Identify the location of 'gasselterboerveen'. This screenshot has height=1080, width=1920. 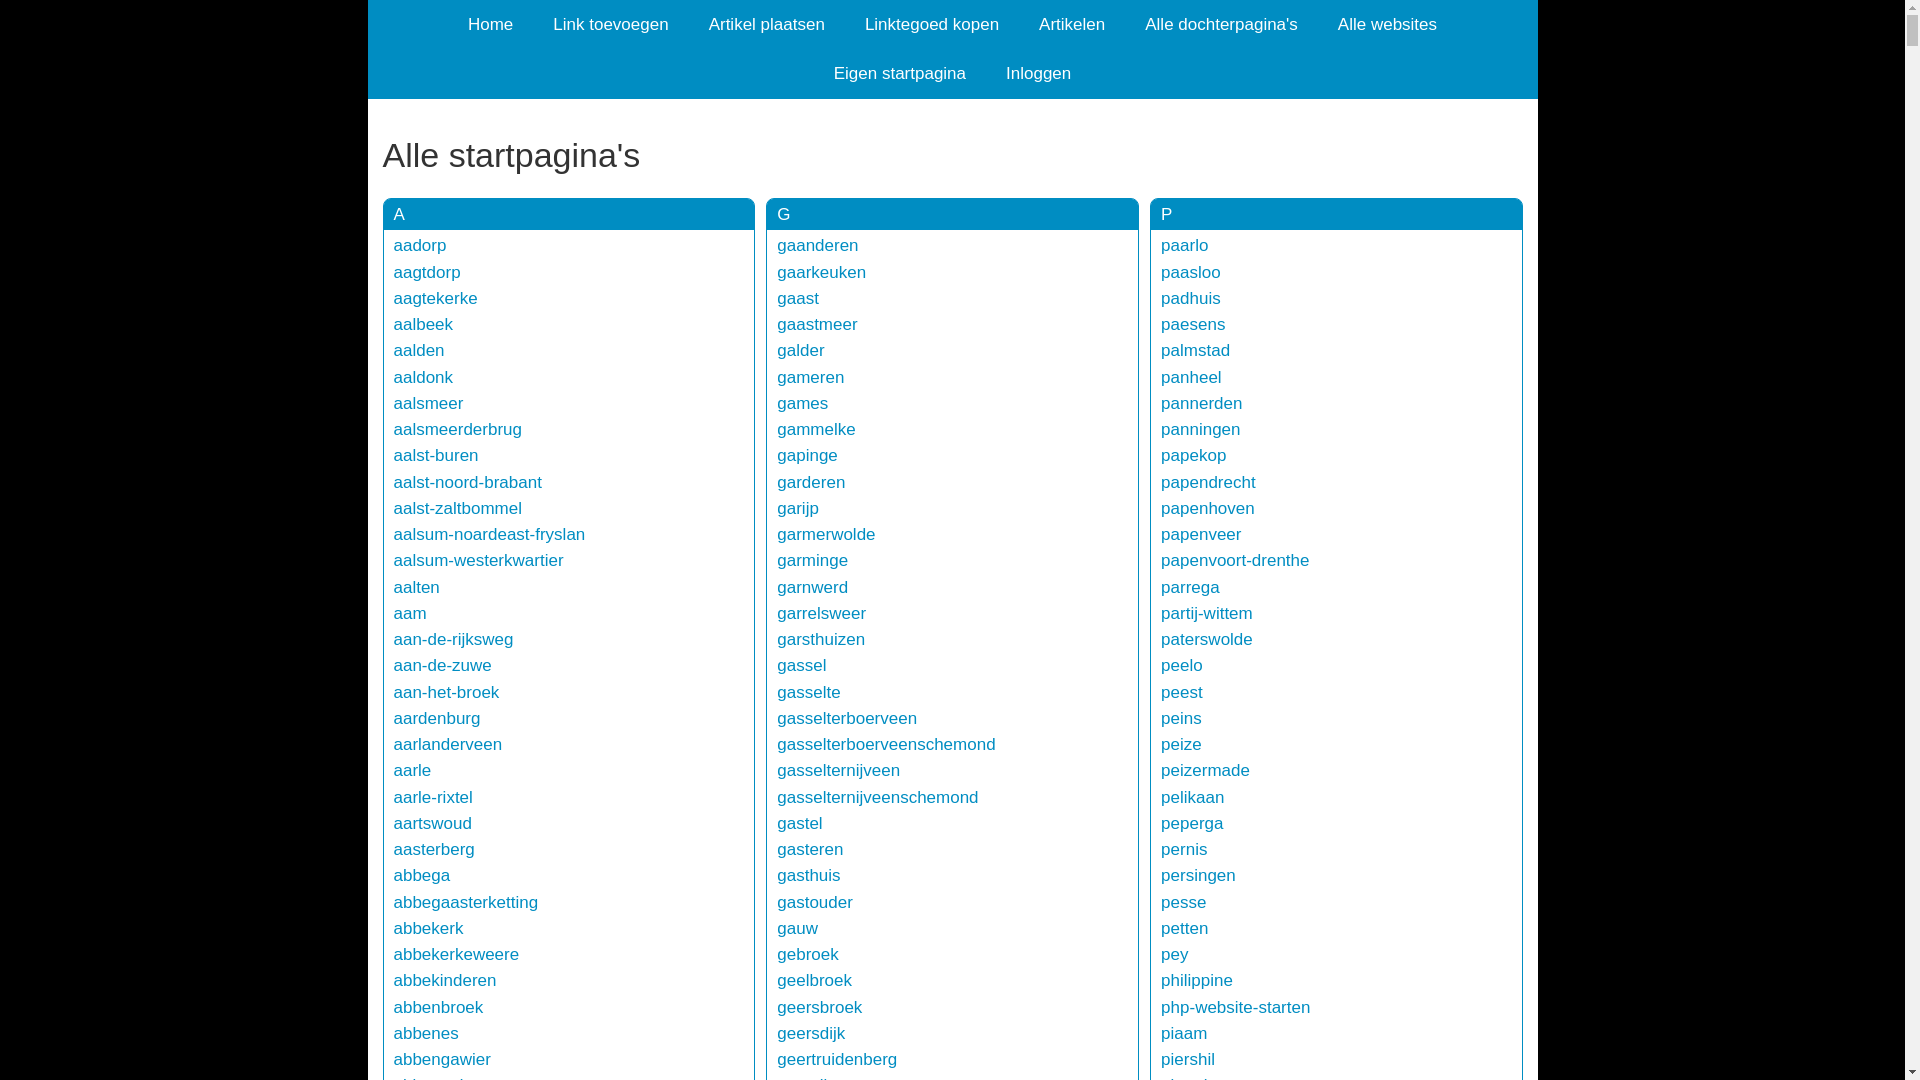
(776, 717).